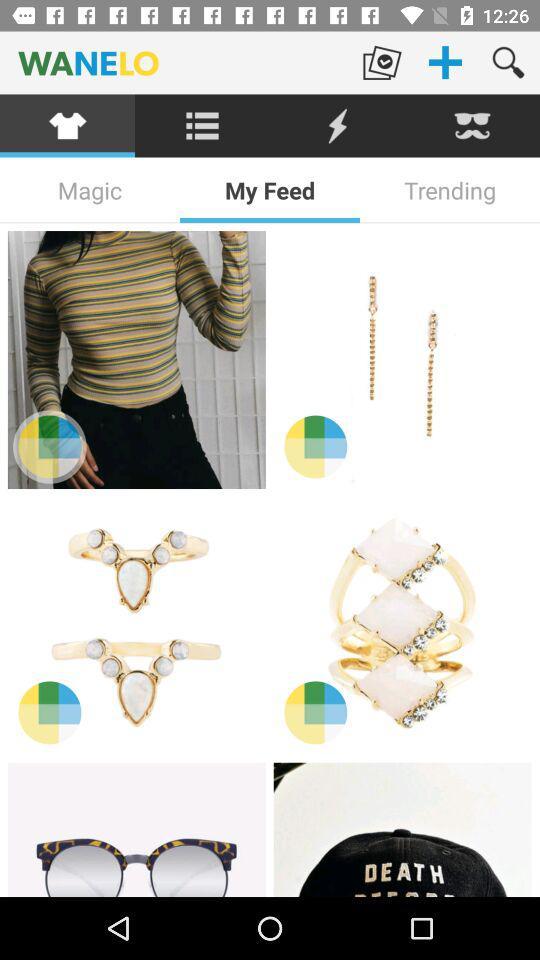 The height and width of the screenshot is (960, 540). What do you see at coordinates (89, 190) in the screenshot?
I see `the item next to the my feed item` at bounding box center [89, 190].